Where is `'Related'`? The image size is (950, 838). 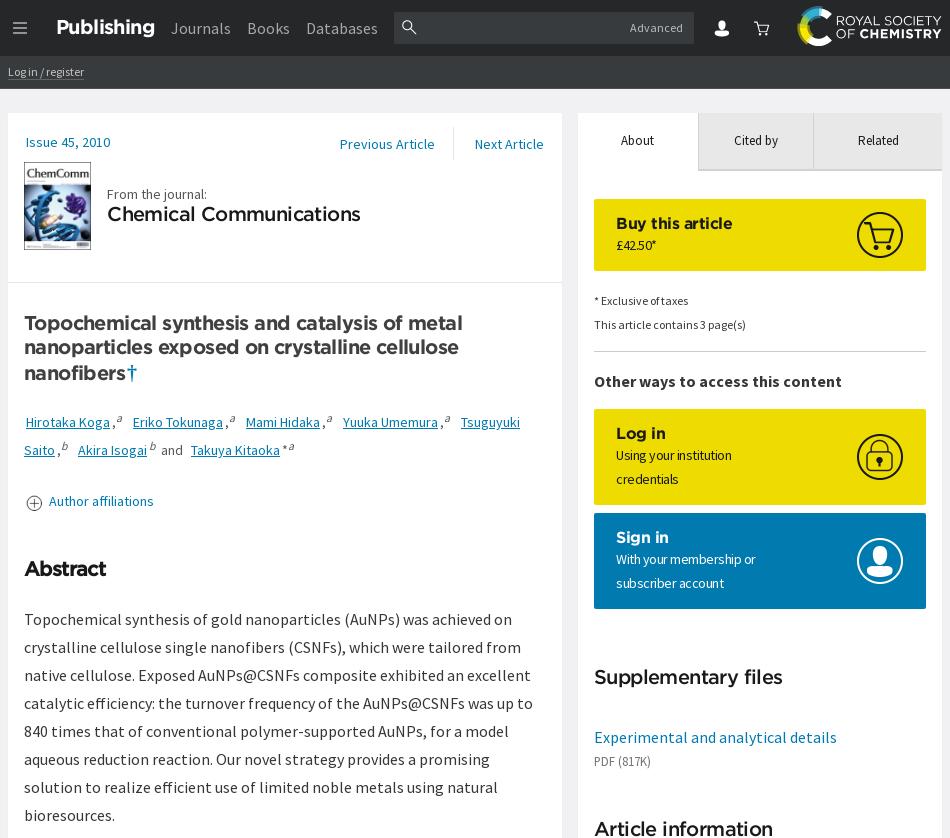
'Related' is located at coordinates (855, 140).